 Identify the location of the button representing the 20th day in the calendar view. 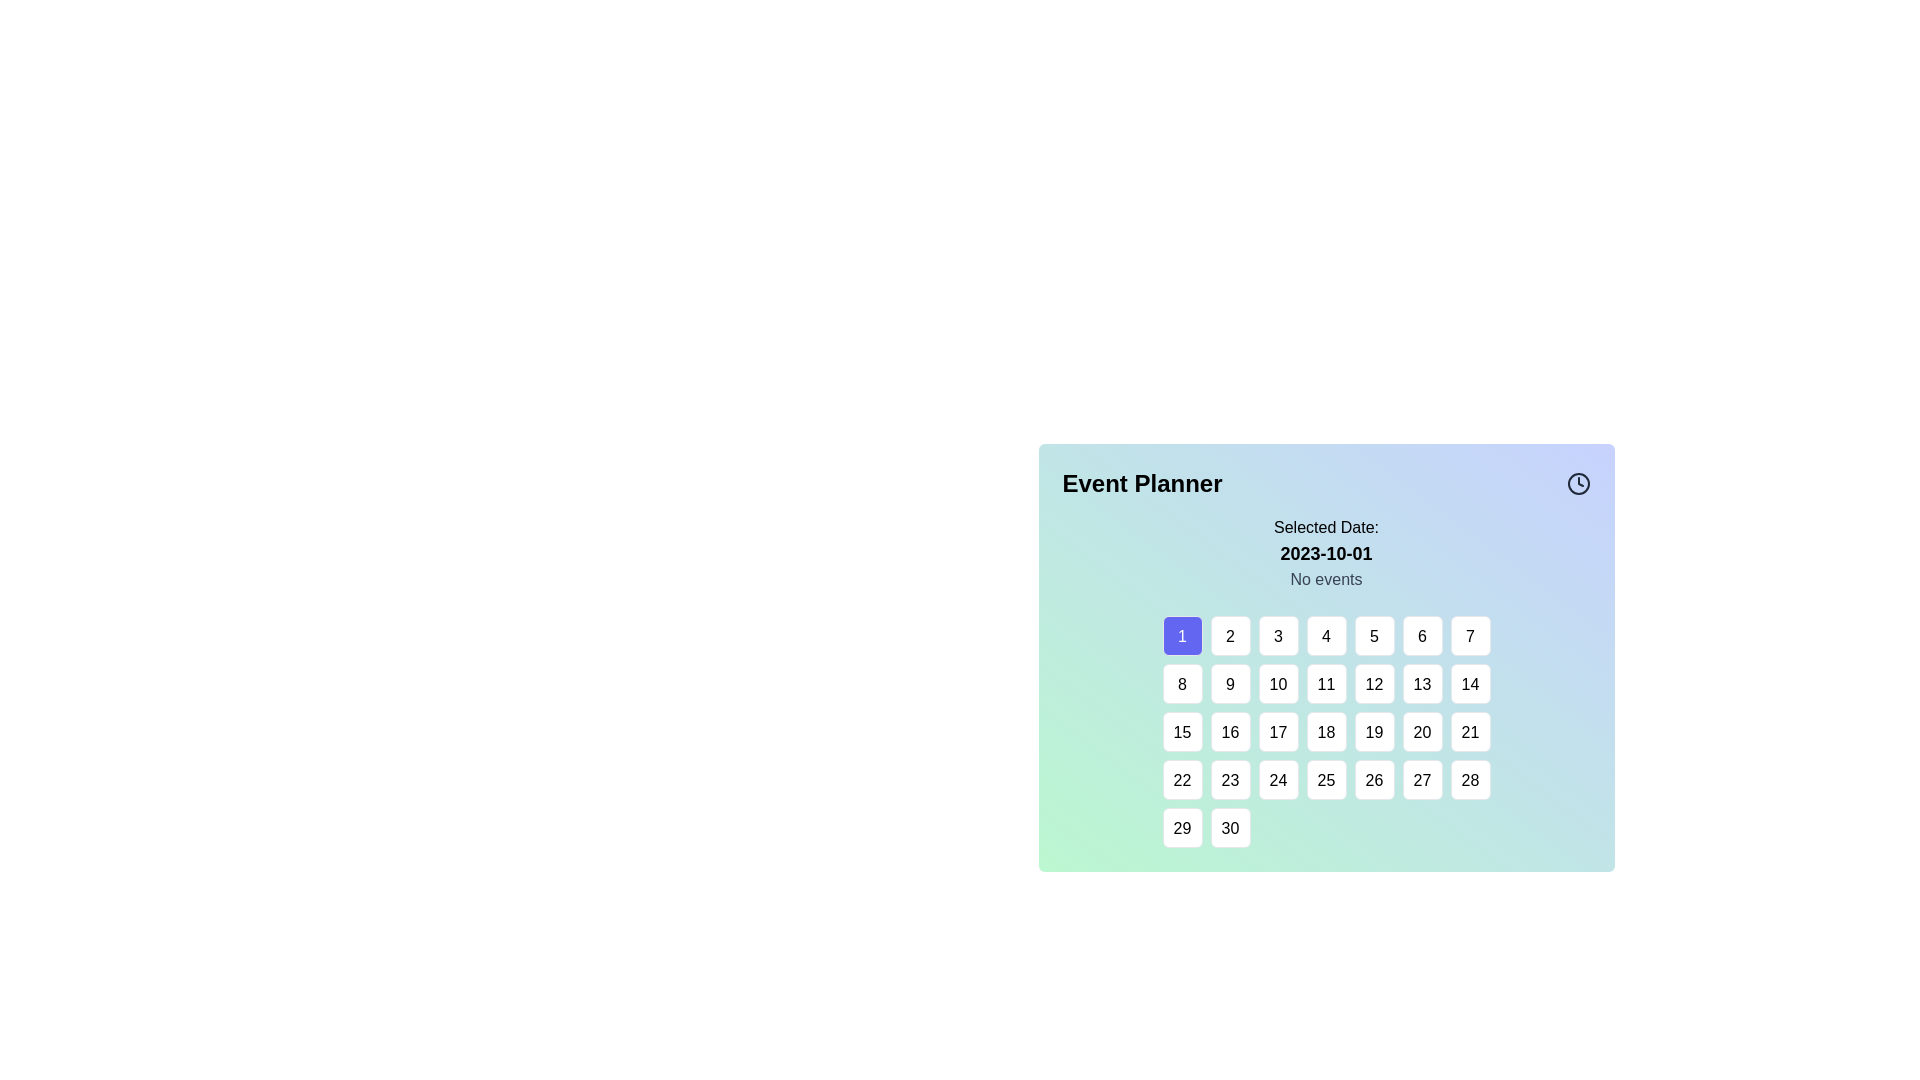
(1421, 732).